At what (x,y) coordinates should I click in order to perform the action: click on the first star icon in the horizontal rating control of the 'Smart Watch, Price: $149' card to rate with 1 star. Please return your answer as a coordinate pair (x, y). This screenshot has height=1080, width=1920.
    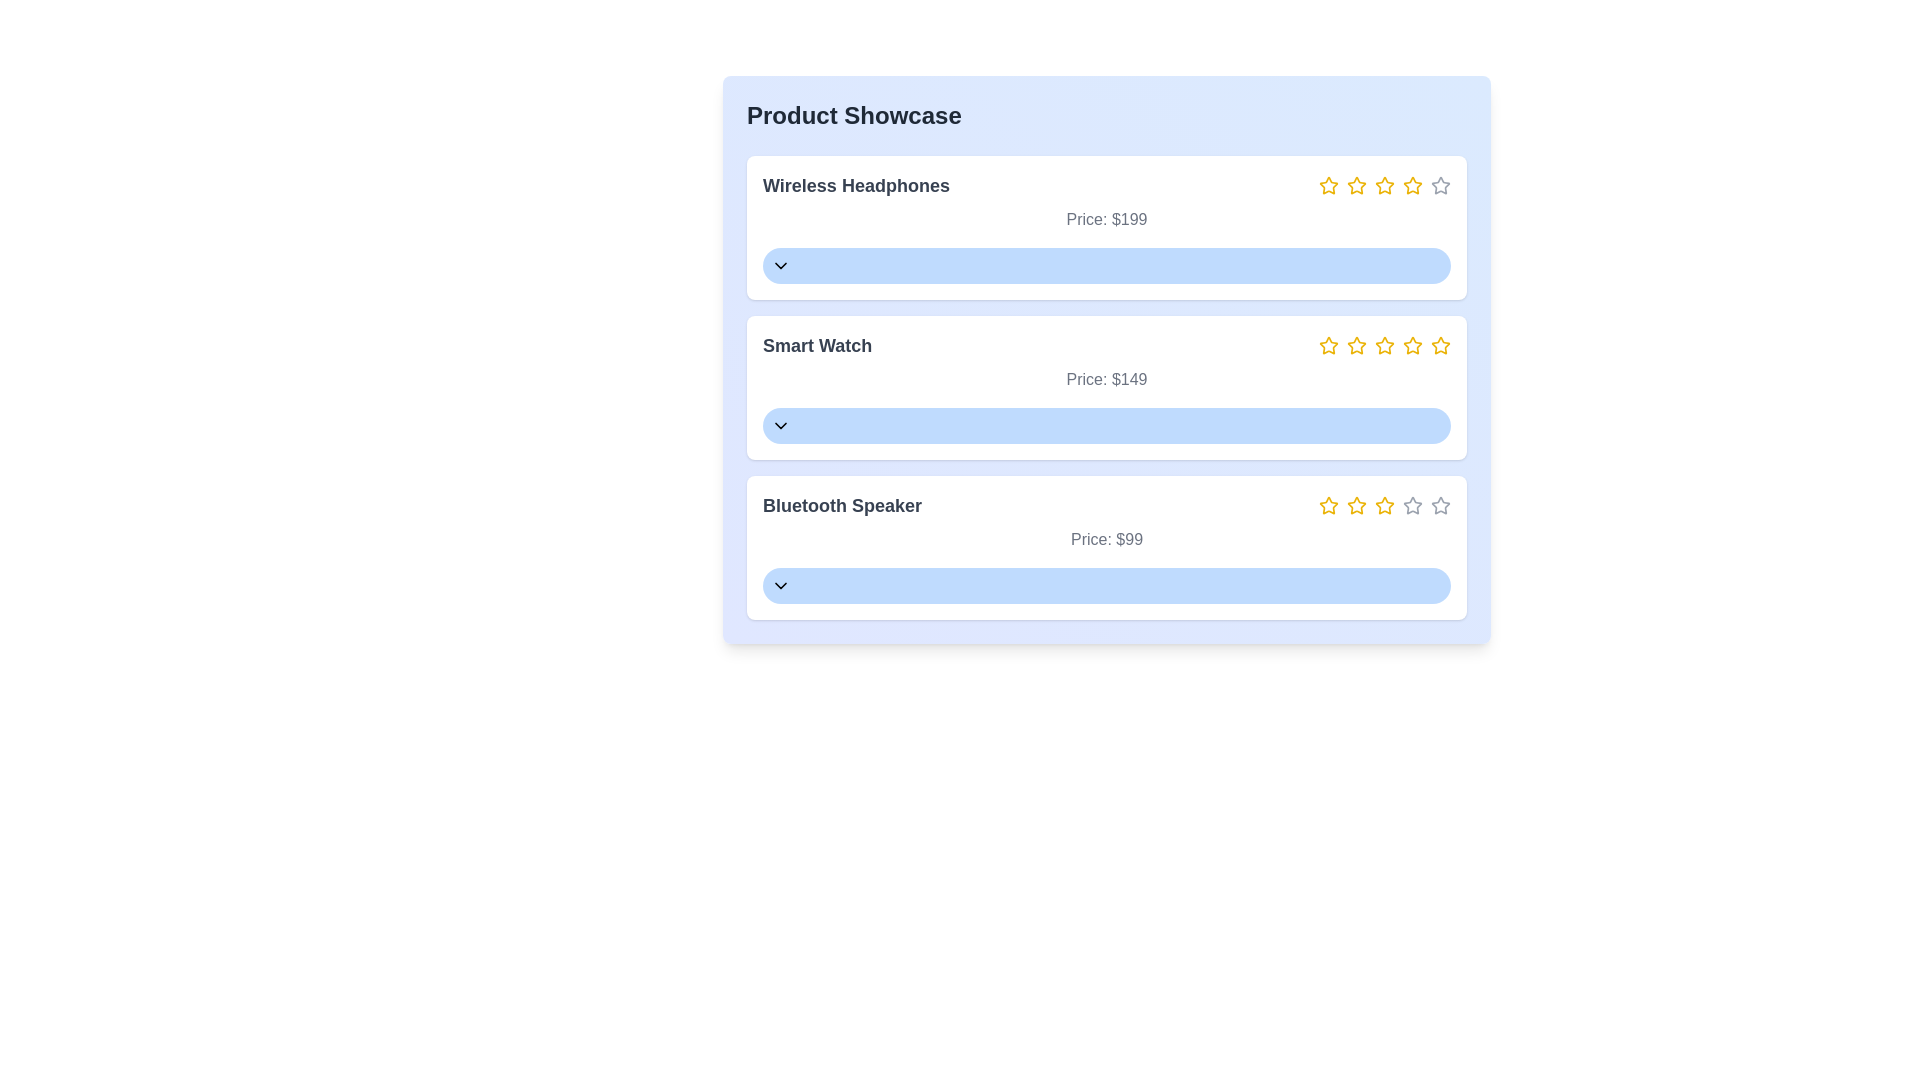
    Looking at the image, I should click on (1329, 345).